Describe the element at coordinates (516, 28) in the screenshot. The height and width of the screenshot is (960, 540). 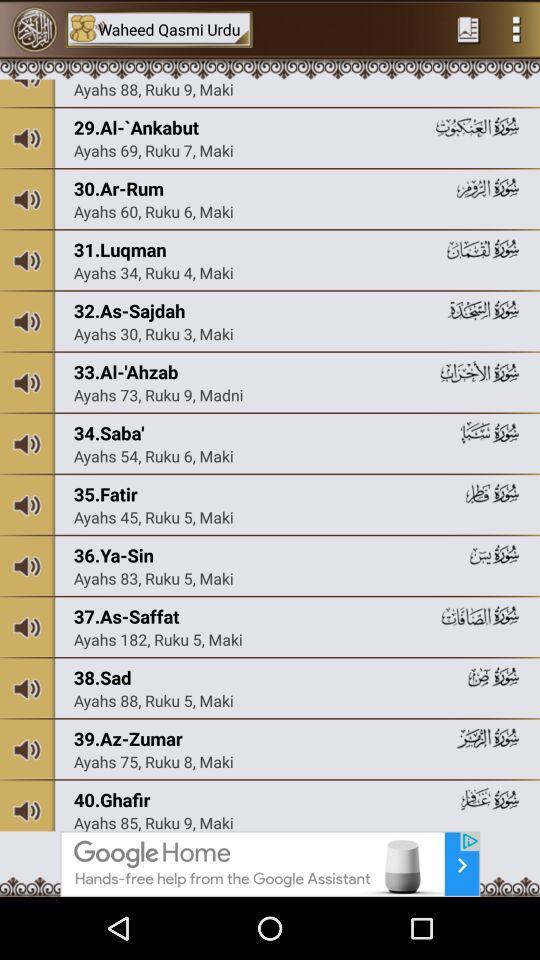
I see `menu page` at that location.